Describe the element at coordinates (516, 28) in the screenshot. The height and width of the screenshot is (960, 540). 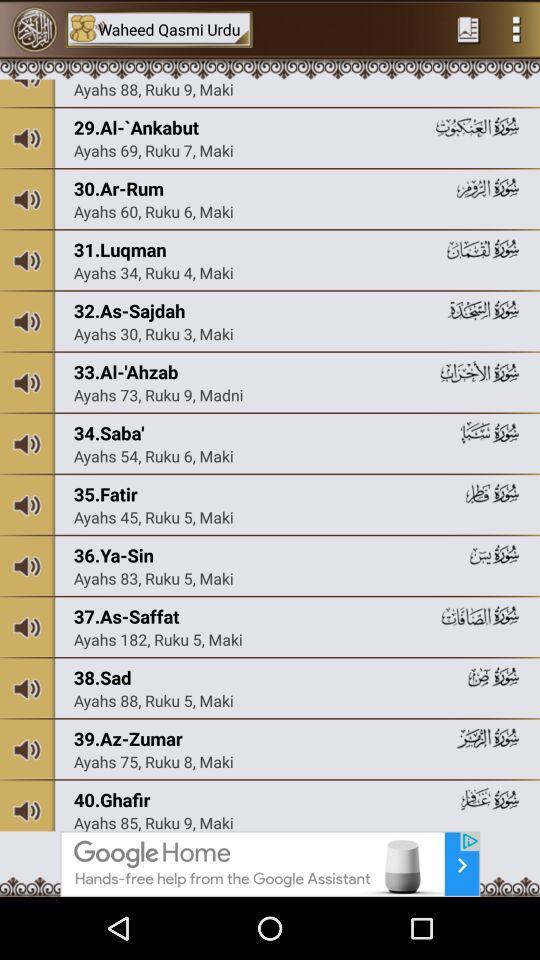
I see `menu page` at that location.